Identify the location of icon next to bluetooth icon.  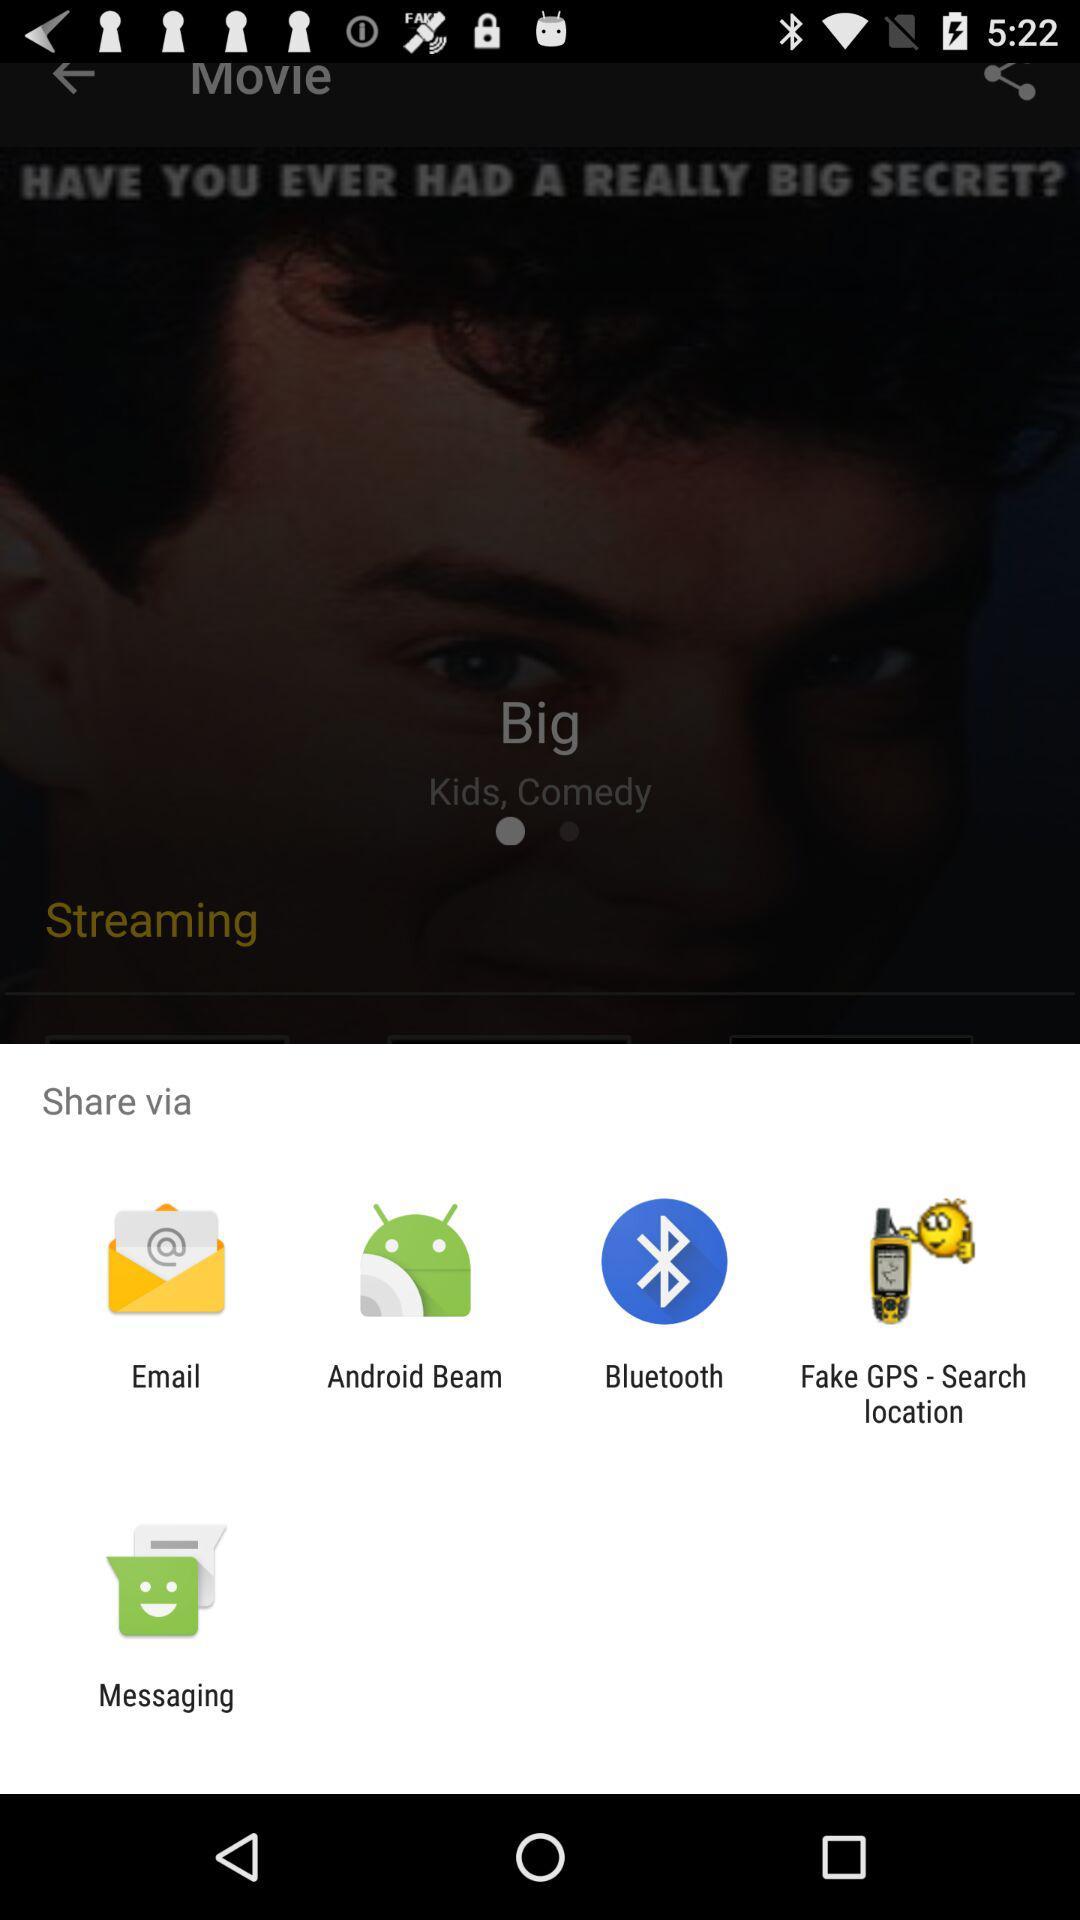
(414, 1392).